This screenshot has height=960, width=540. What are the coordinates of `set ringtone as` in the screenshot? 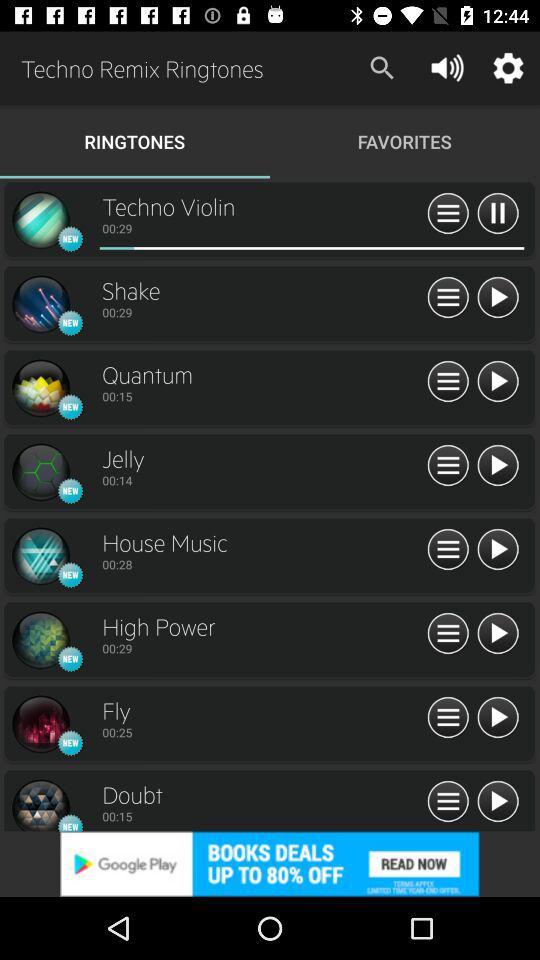 It's located at (448, 381).